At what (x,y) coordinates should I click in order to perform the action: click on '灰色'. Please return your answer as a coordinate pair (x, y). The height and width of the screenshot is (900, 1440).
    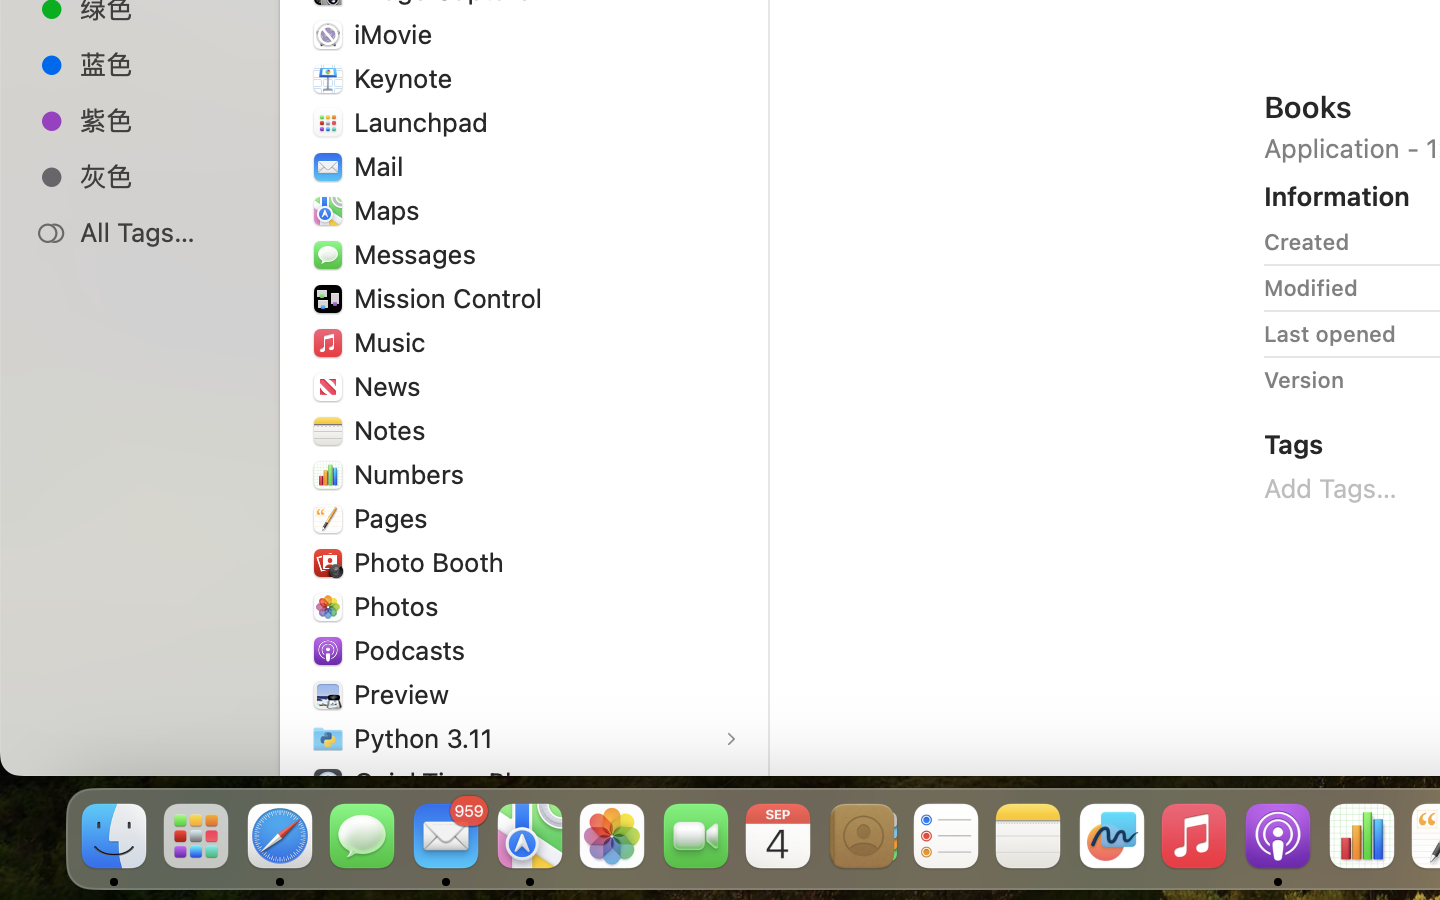
    Looking at the image, I should click on (159, 176).